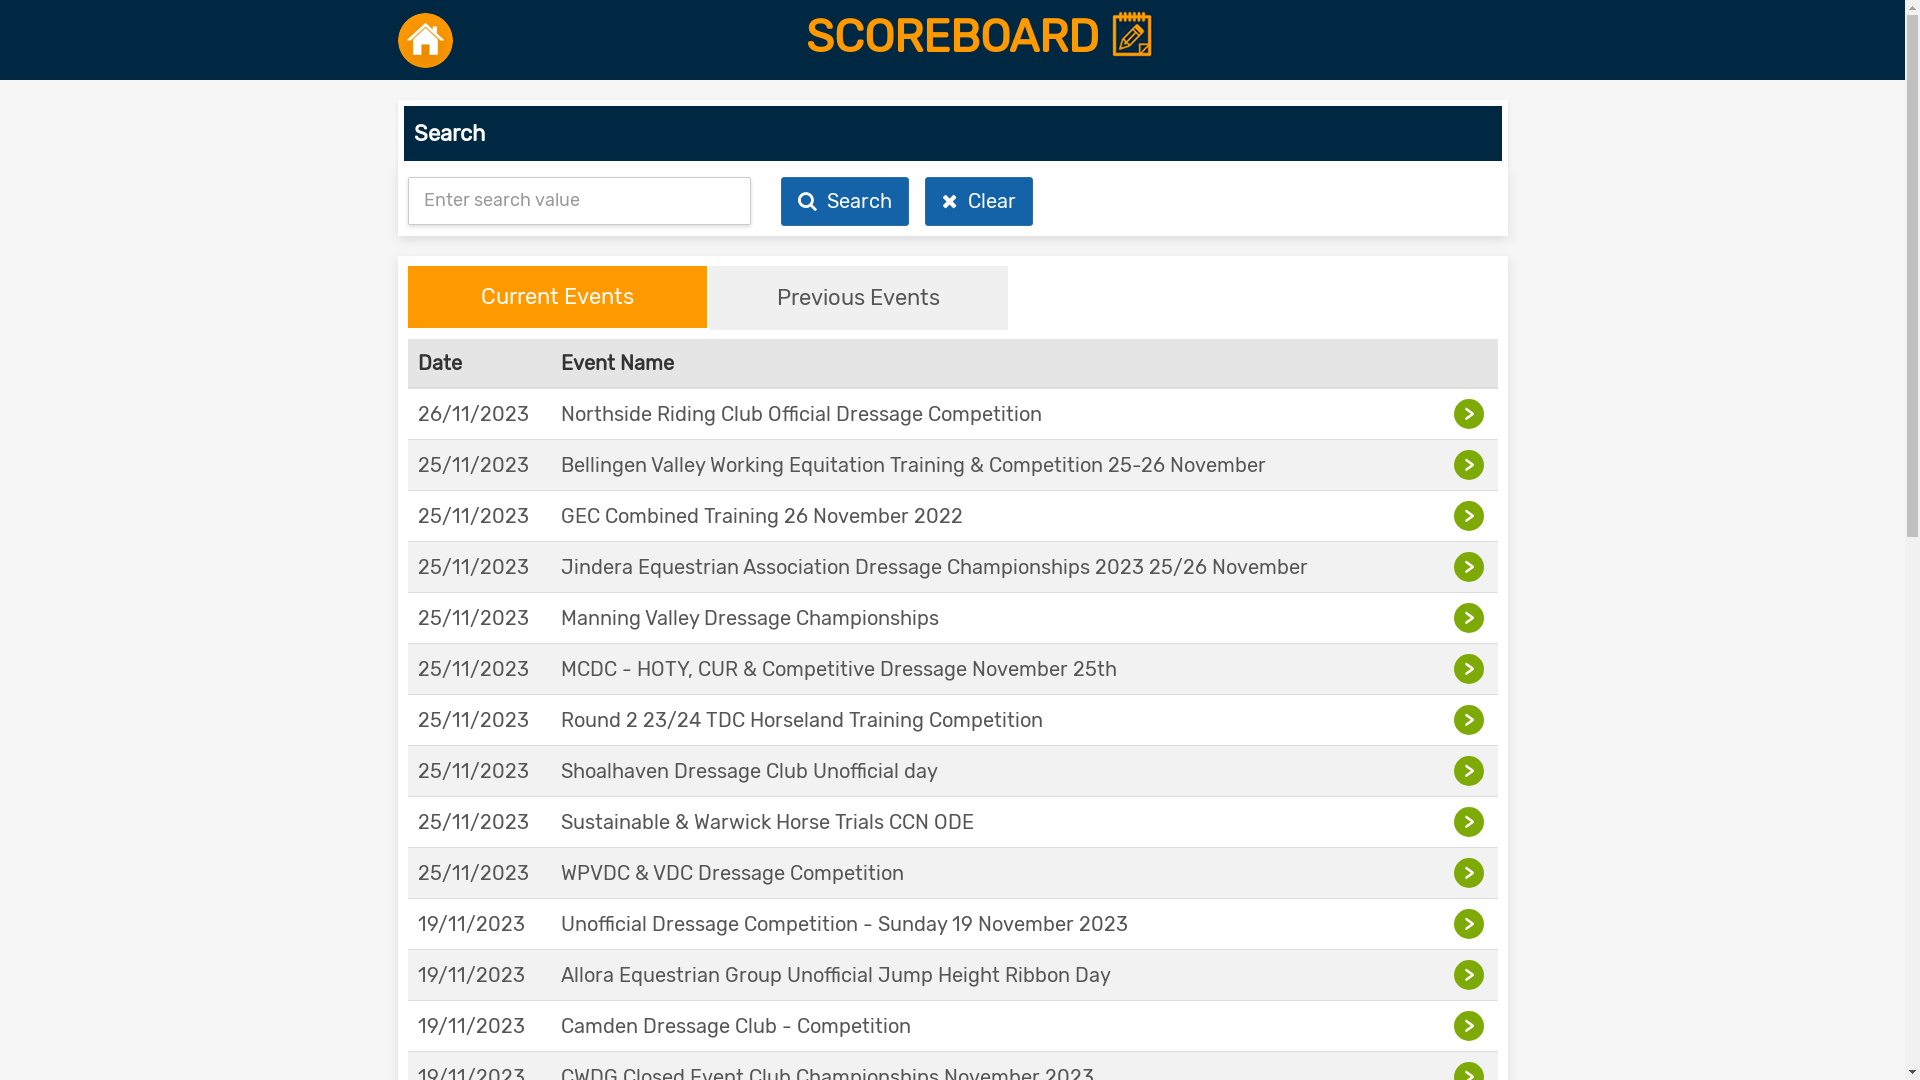  I want to click on 'SCOREBOARD', so click(980, 37).